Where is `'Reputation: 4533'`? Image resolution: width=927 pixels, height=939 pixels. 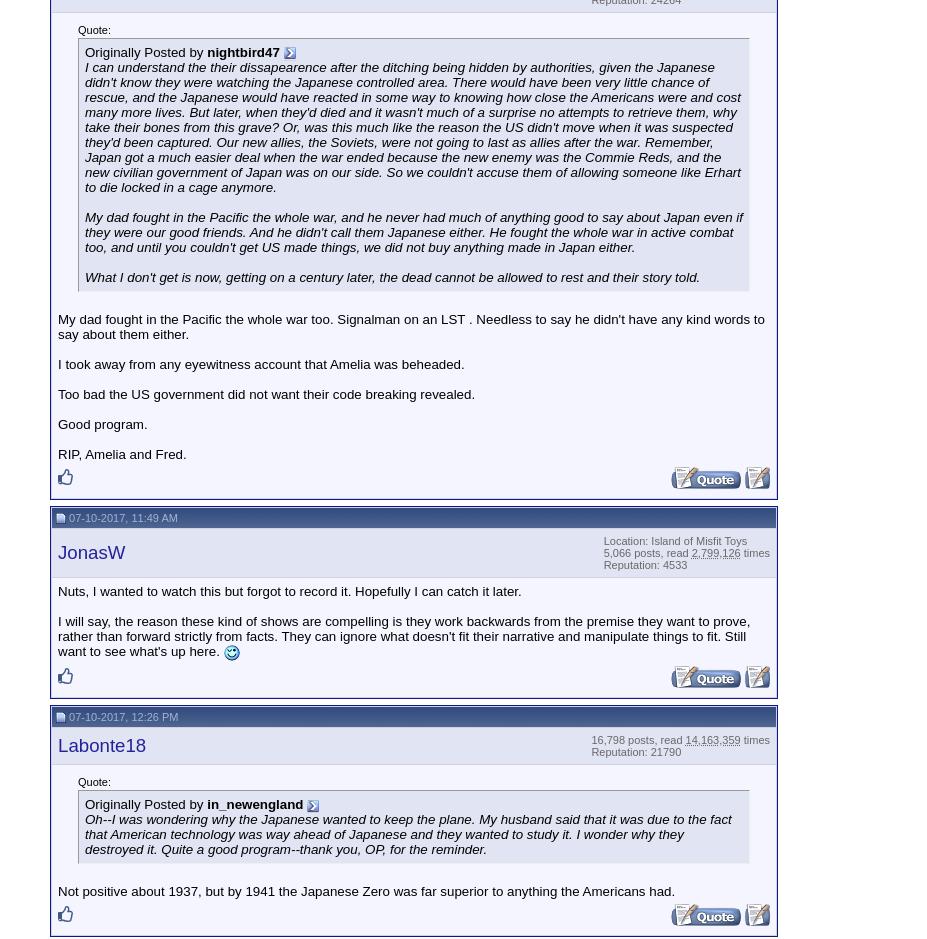 'Reputation: 4533' is located at coordinates (644, 563).